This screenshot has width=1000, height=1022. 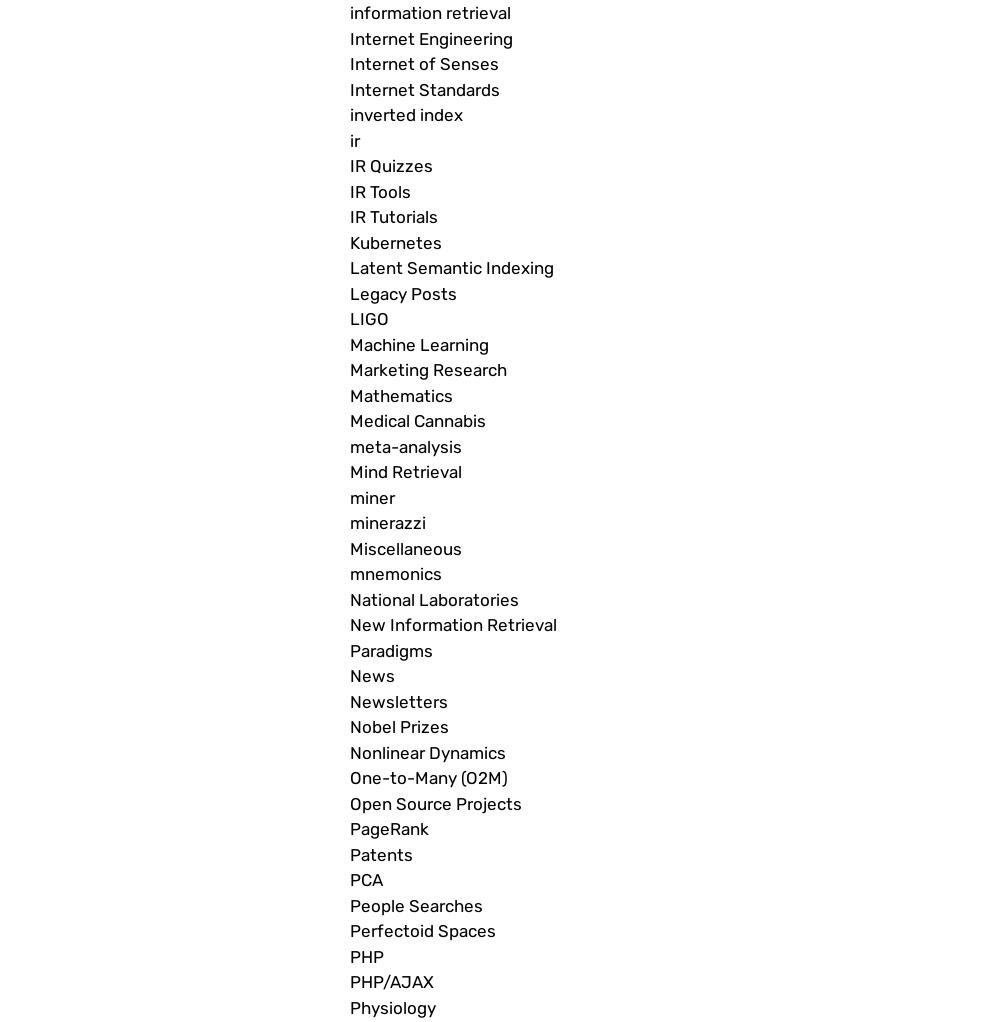 I want to click on 'Marketing Research', so click(x=349, y=368).